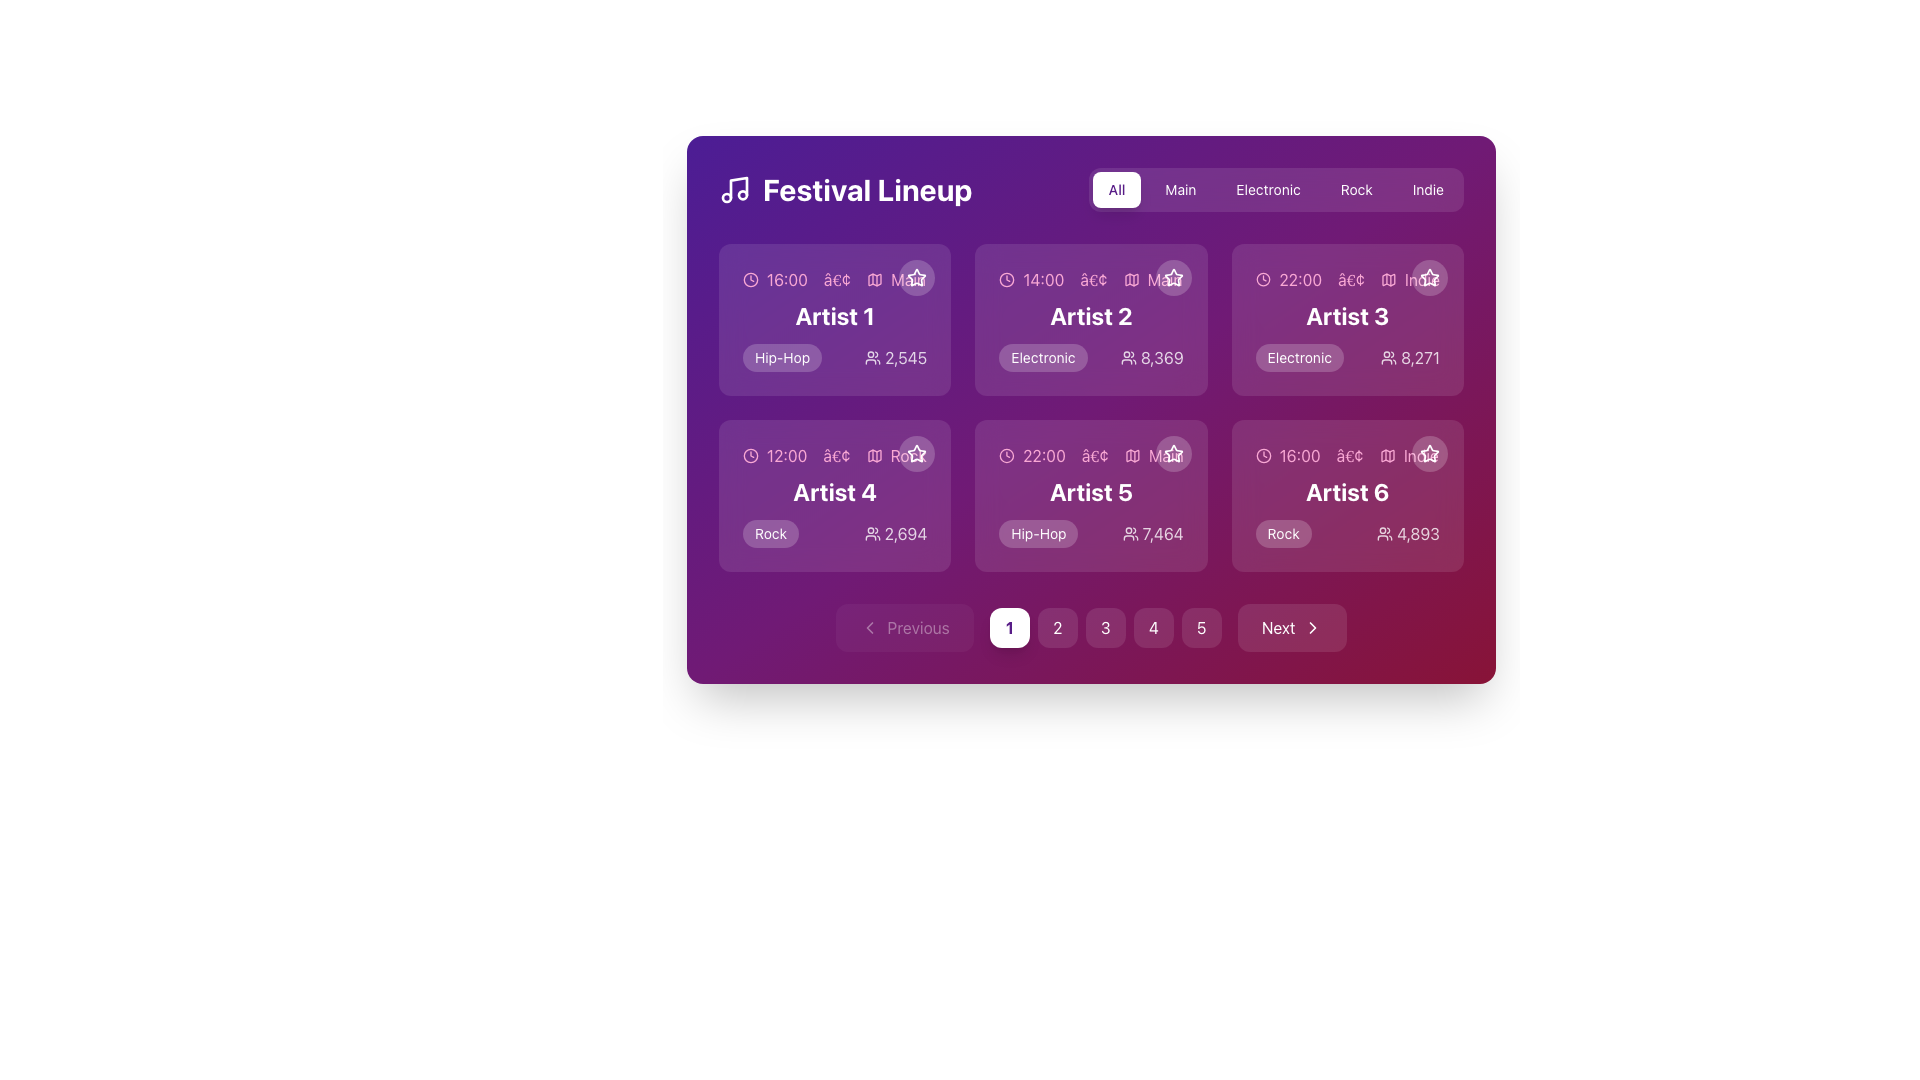  I want to click on icon representing the number of attendees for 'Artist 3' located to the left of the text '8,271' in the festival lineup panel, so click(1388, 357).